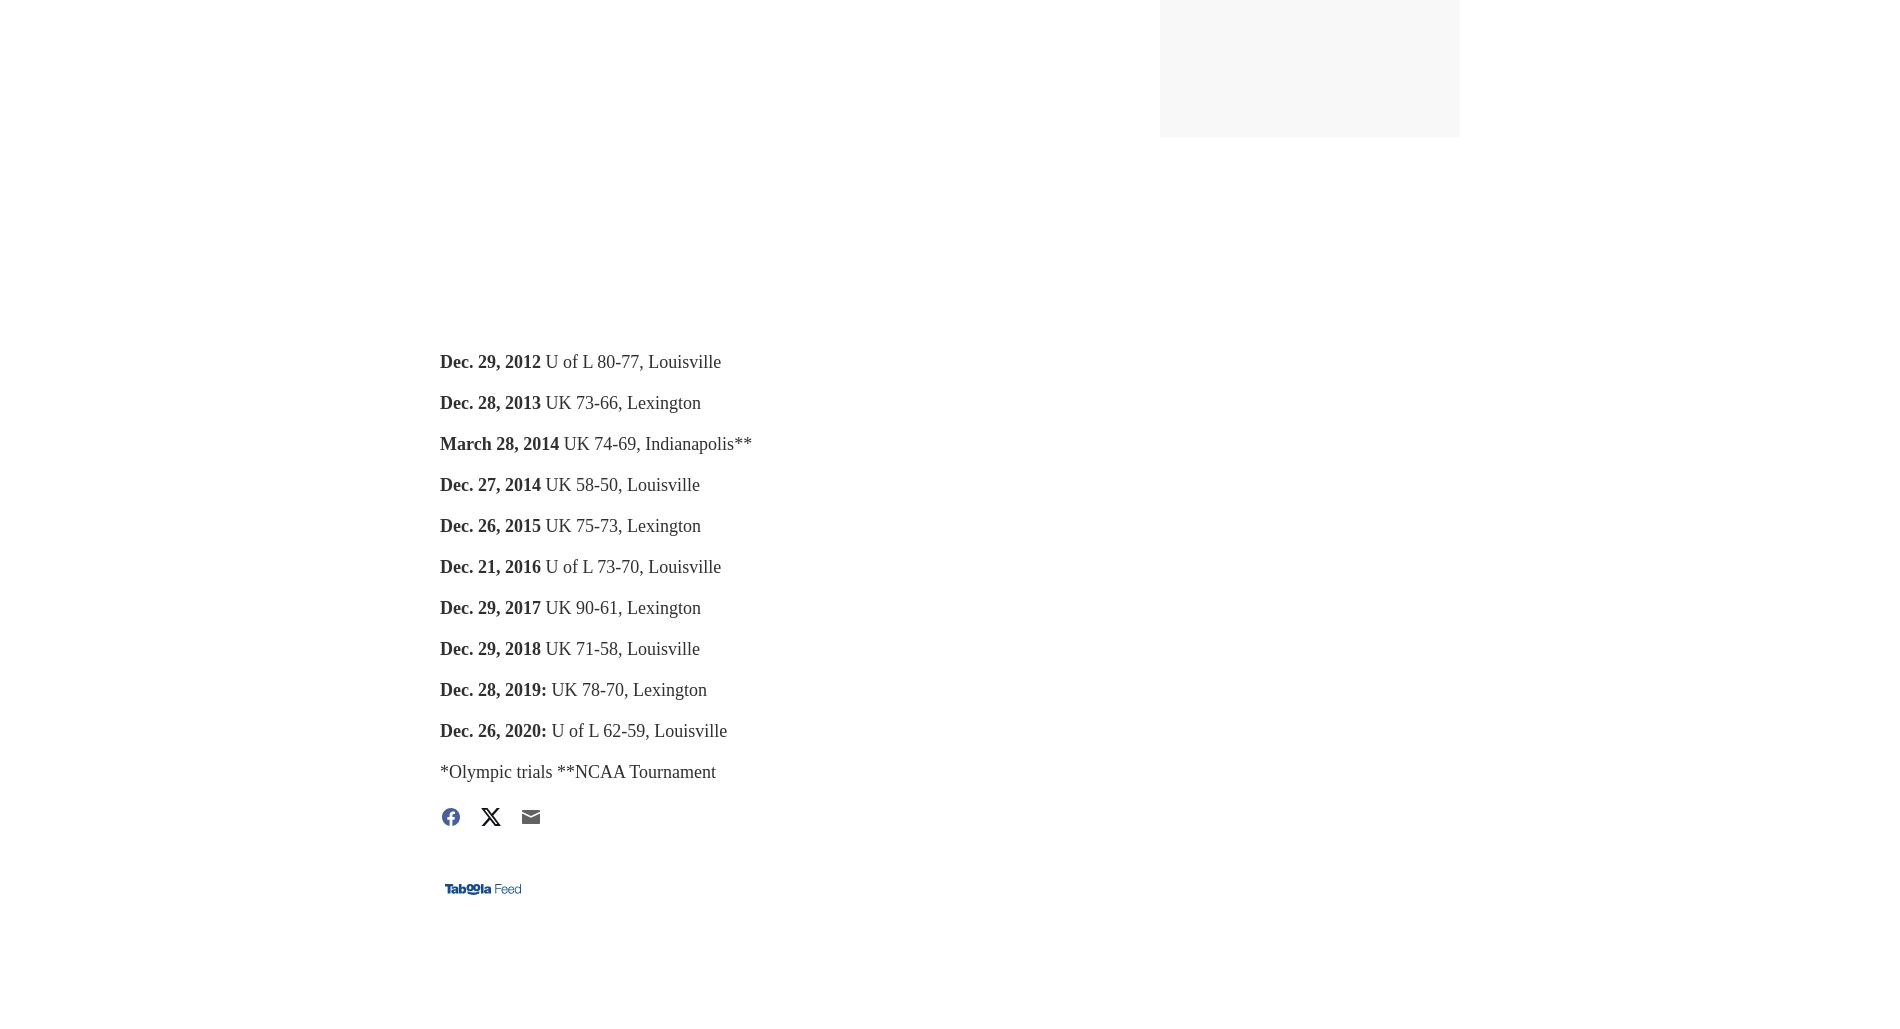 This screenshot has width=1900, height=1029. Describe the element at coordinates (439, 484) in the screenshot. I see `'Dec. 27, 2014'` at that location.